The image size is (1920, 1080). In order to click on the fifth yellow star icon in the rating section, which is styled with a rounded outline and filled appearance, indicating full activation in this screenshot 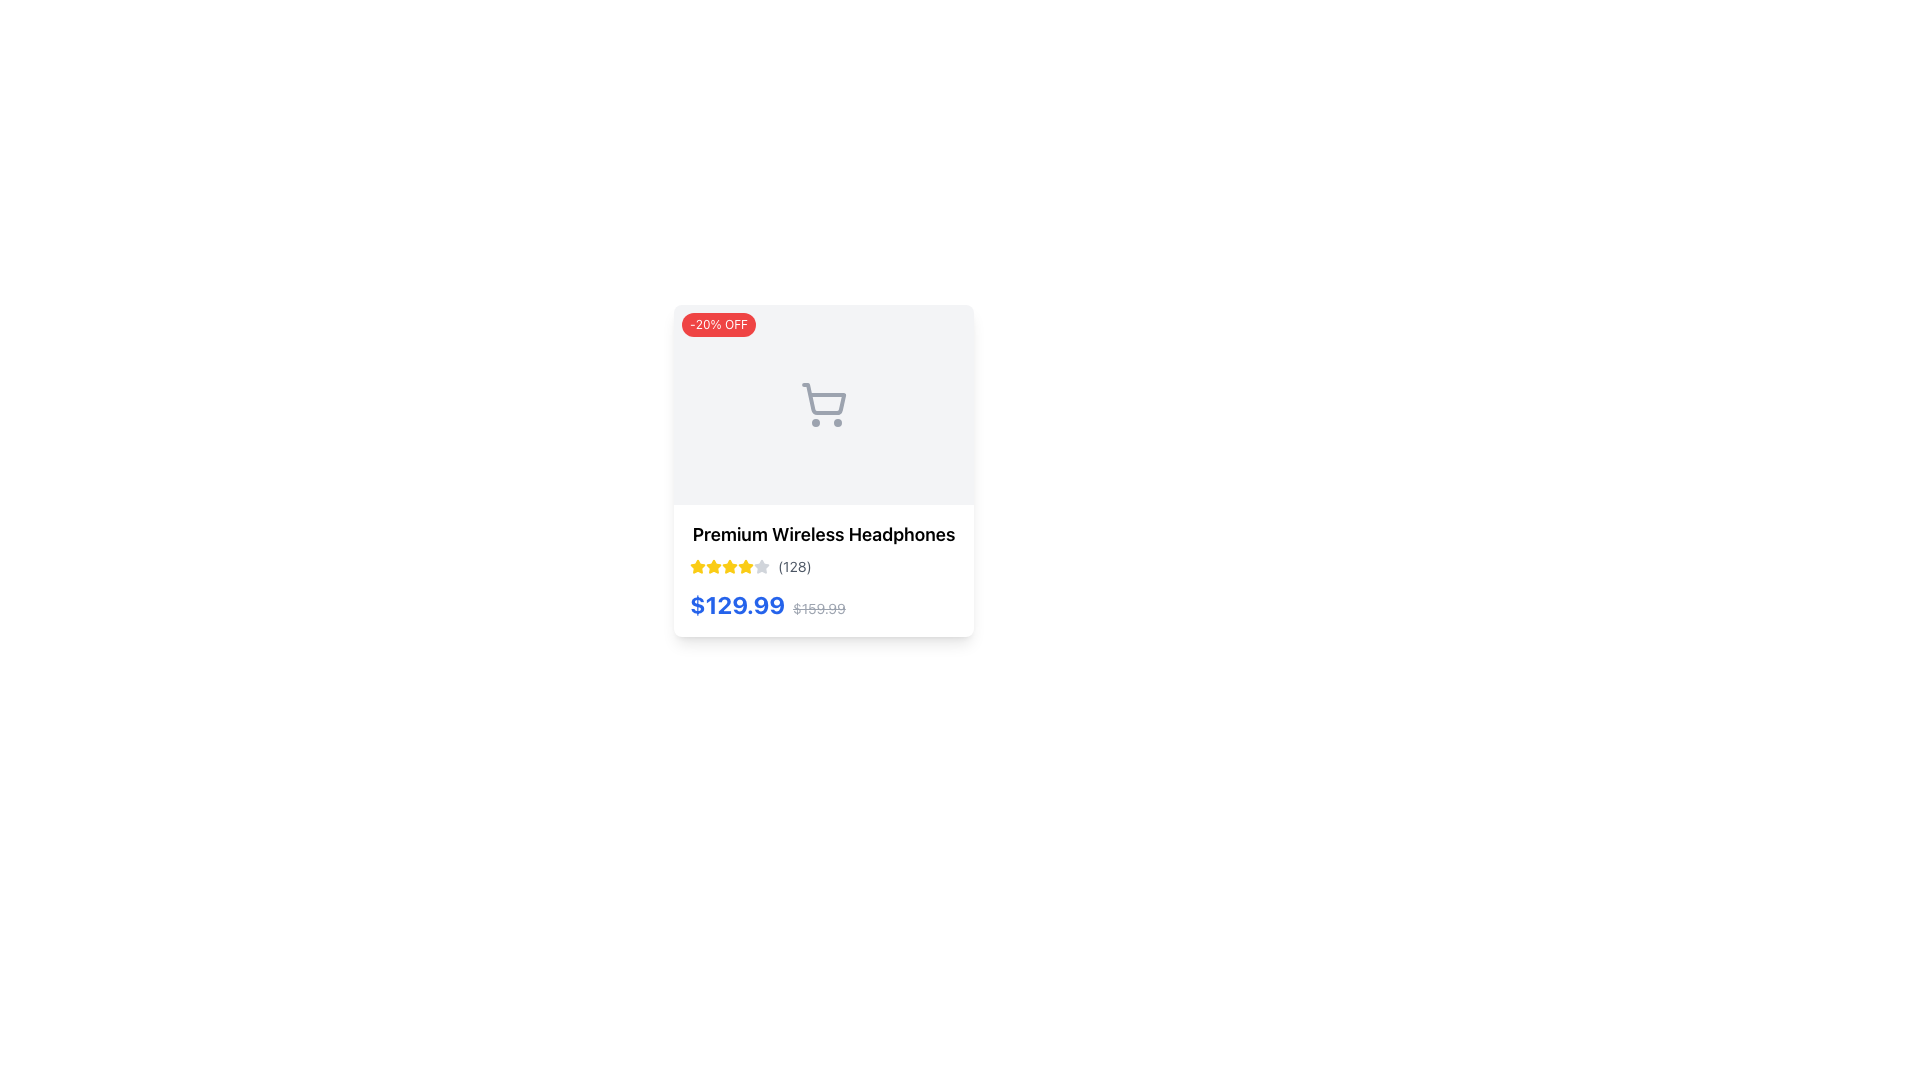, I will do `click(728, 567)`.